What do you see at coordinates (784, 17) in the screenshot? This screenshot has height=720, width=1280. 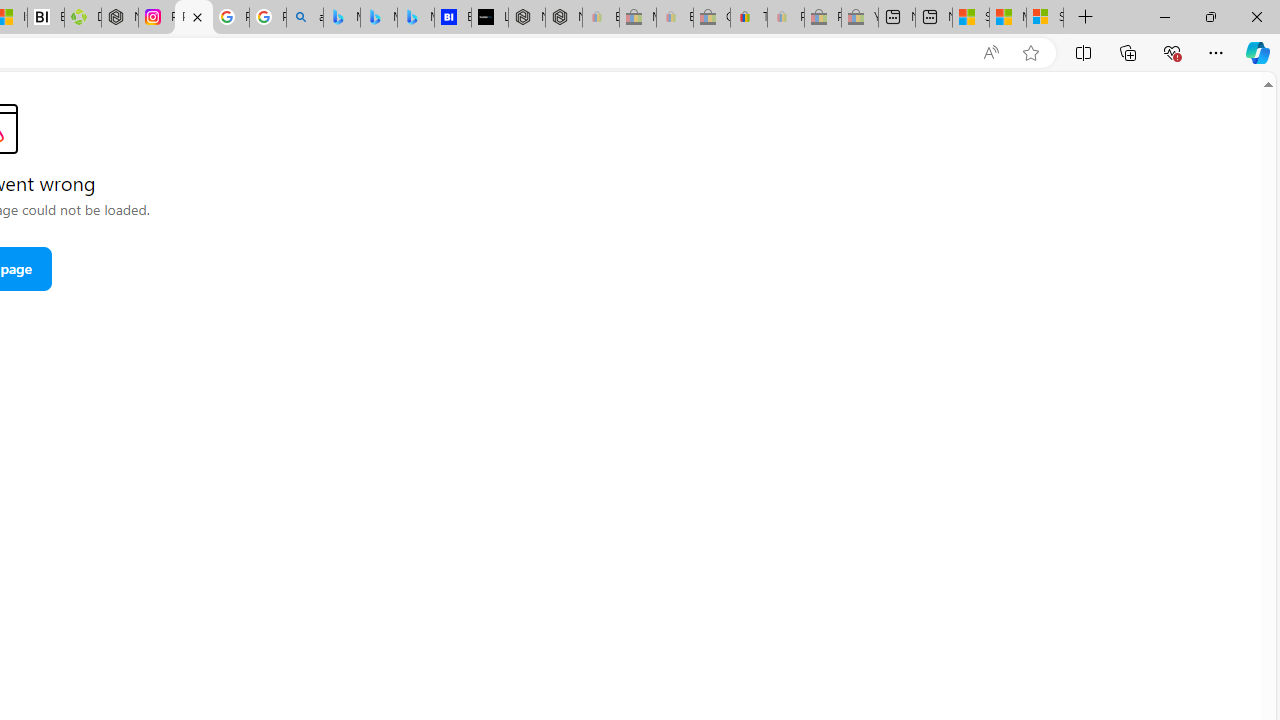 I see `'Payments Terms of Use | eBay.com - Sleeping'` at bounding box center [784, 17].